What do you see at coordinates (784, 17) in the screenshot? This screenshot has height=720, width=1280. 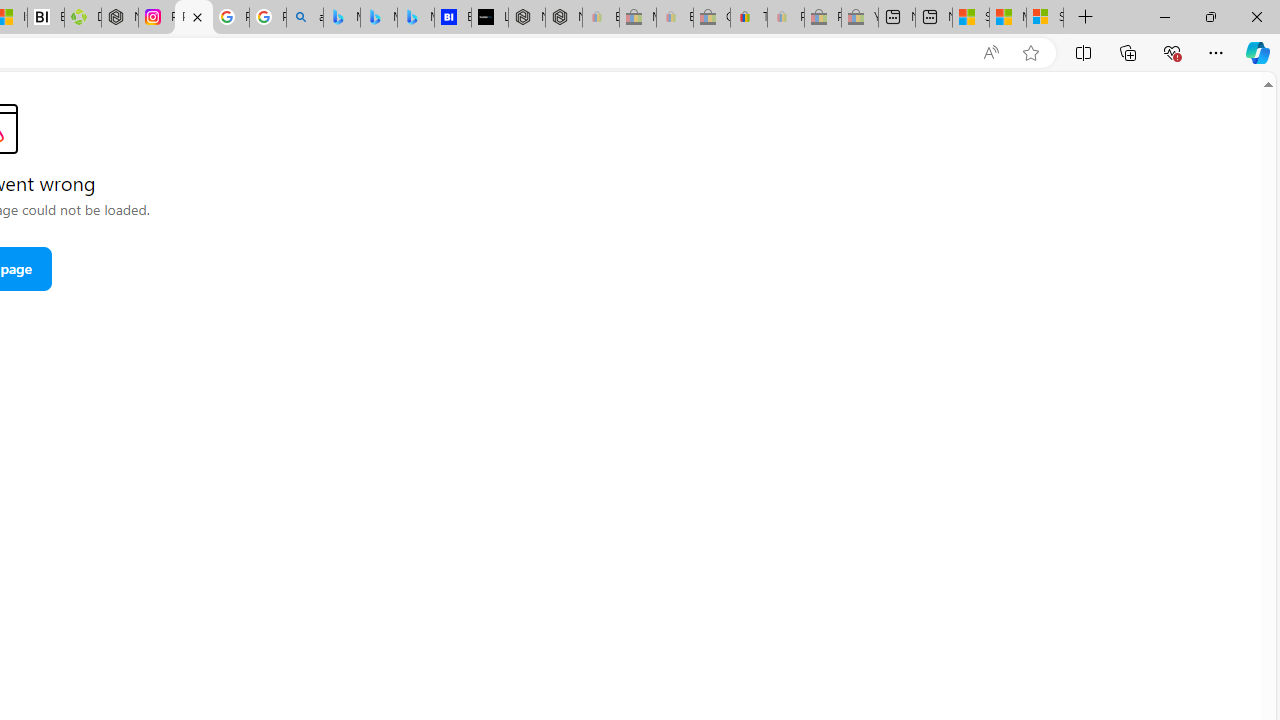 I see `'Payments Terms of Use | eBay.com - Sleeping'` at bounding box center [784, 17].